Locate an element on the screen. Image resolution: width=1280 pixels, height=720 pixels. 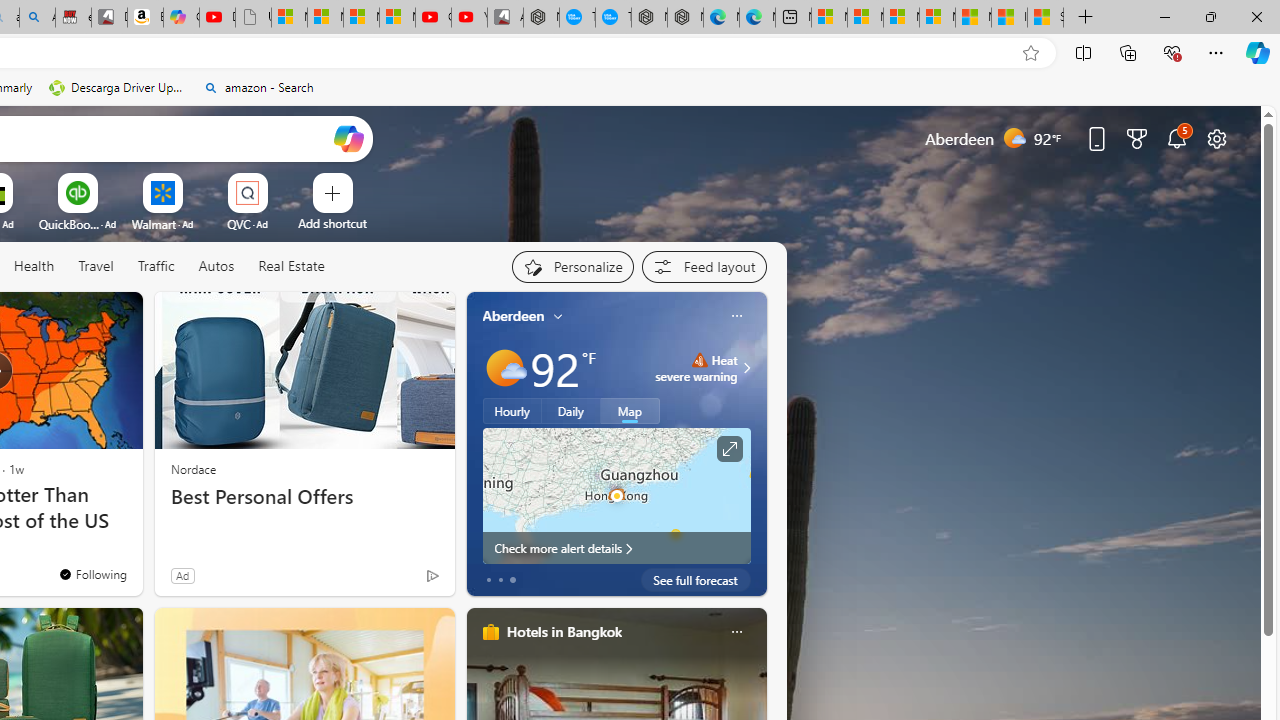
'Nordace' is located at coordinates (193, 468).